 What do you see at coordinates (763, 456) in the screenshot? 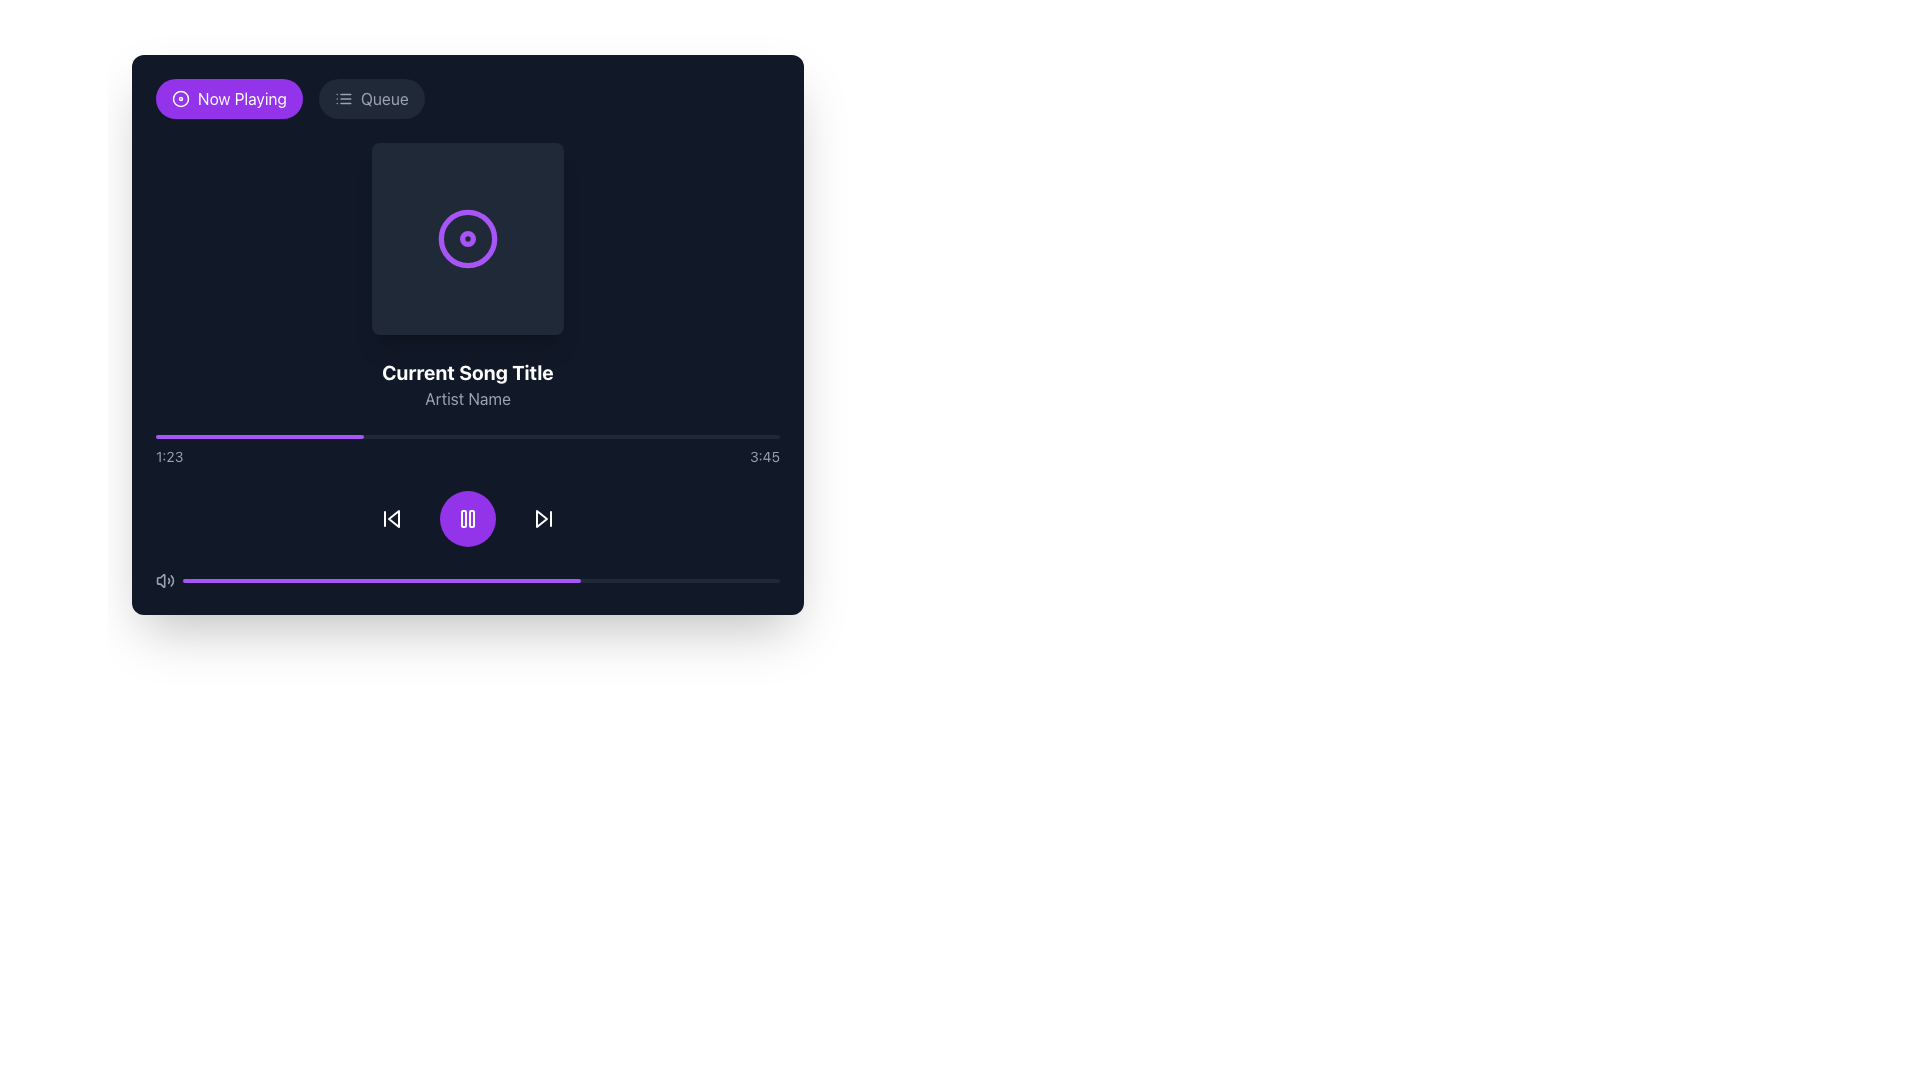
I see `the text label displaying '3:45', which is positioned on the far right next to a progress bar on a dark background` at bounding box center [763, 456].